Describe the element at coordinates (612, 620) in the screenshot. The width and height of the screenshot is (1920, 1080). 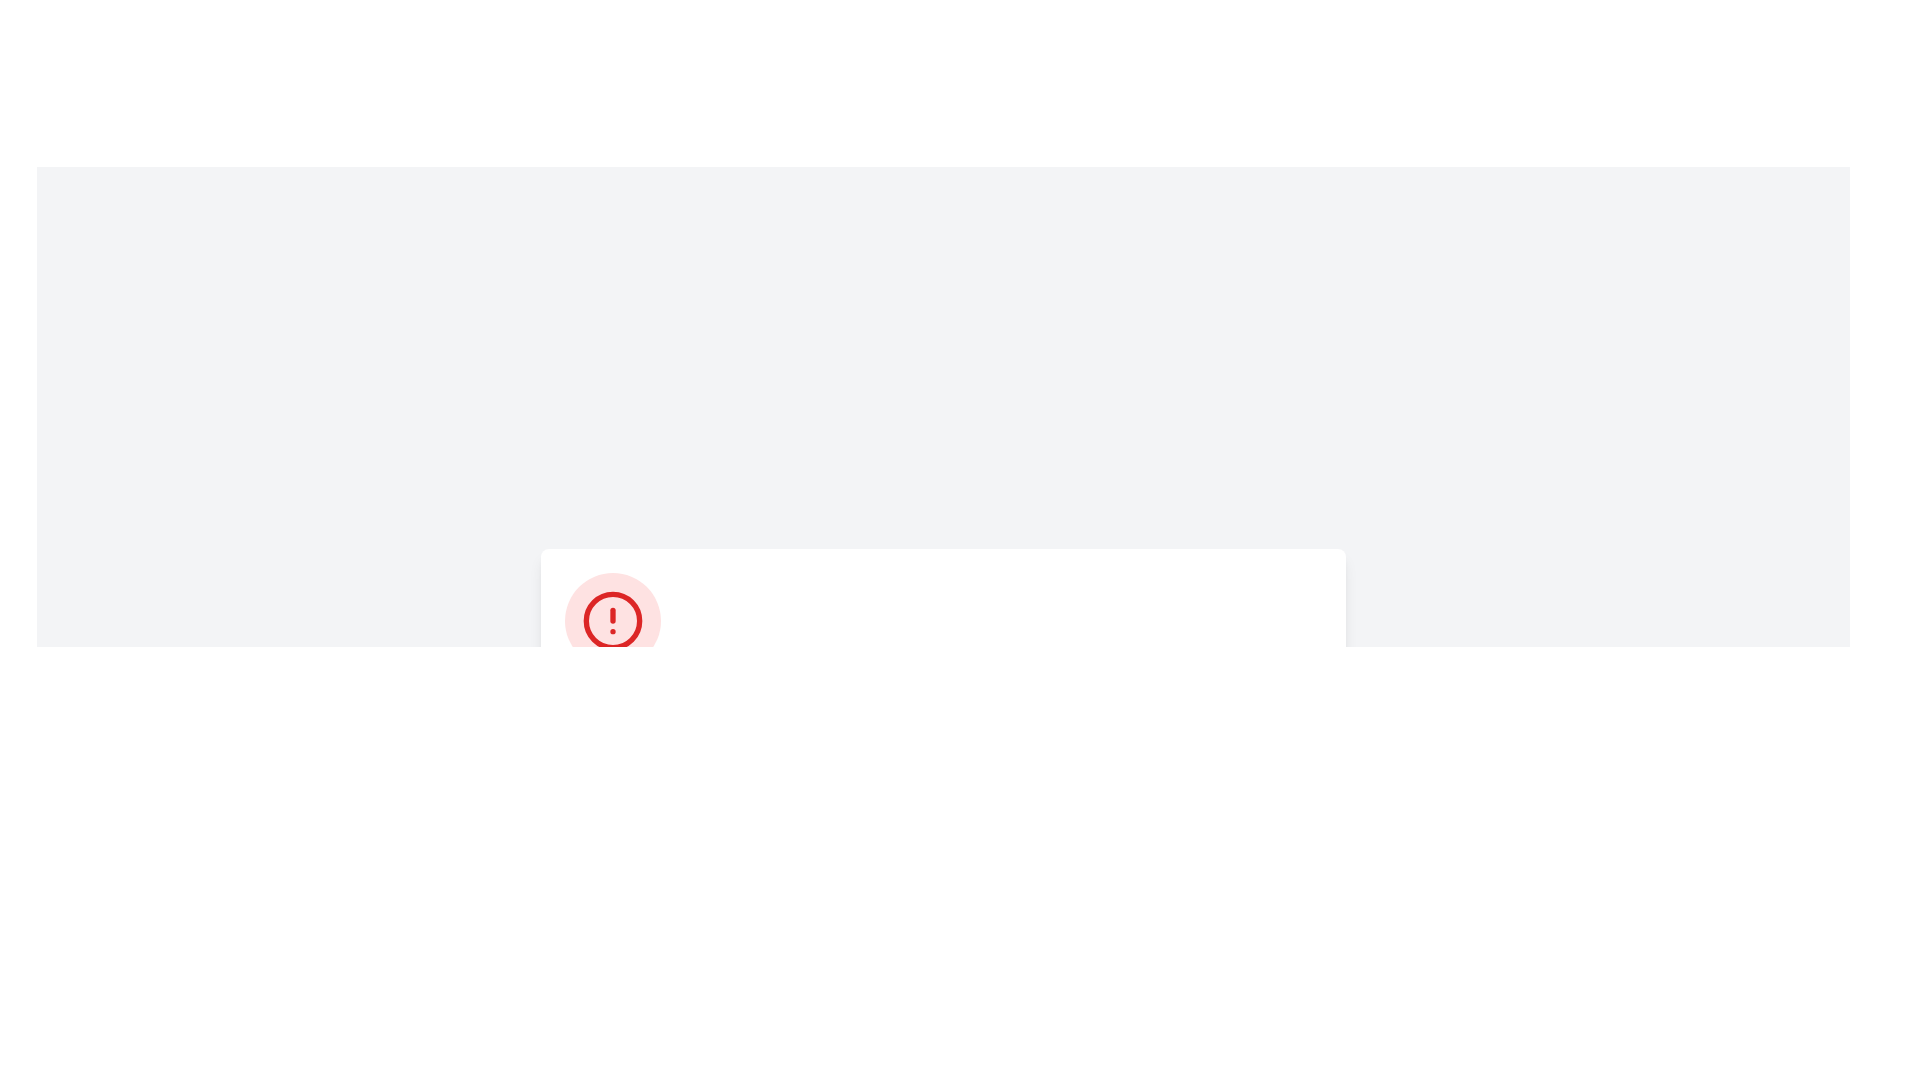
I see `the Alert Icon, which is a warning indicator located near the bottom center of the interface with a pinkish background and rounded shape` at that location.